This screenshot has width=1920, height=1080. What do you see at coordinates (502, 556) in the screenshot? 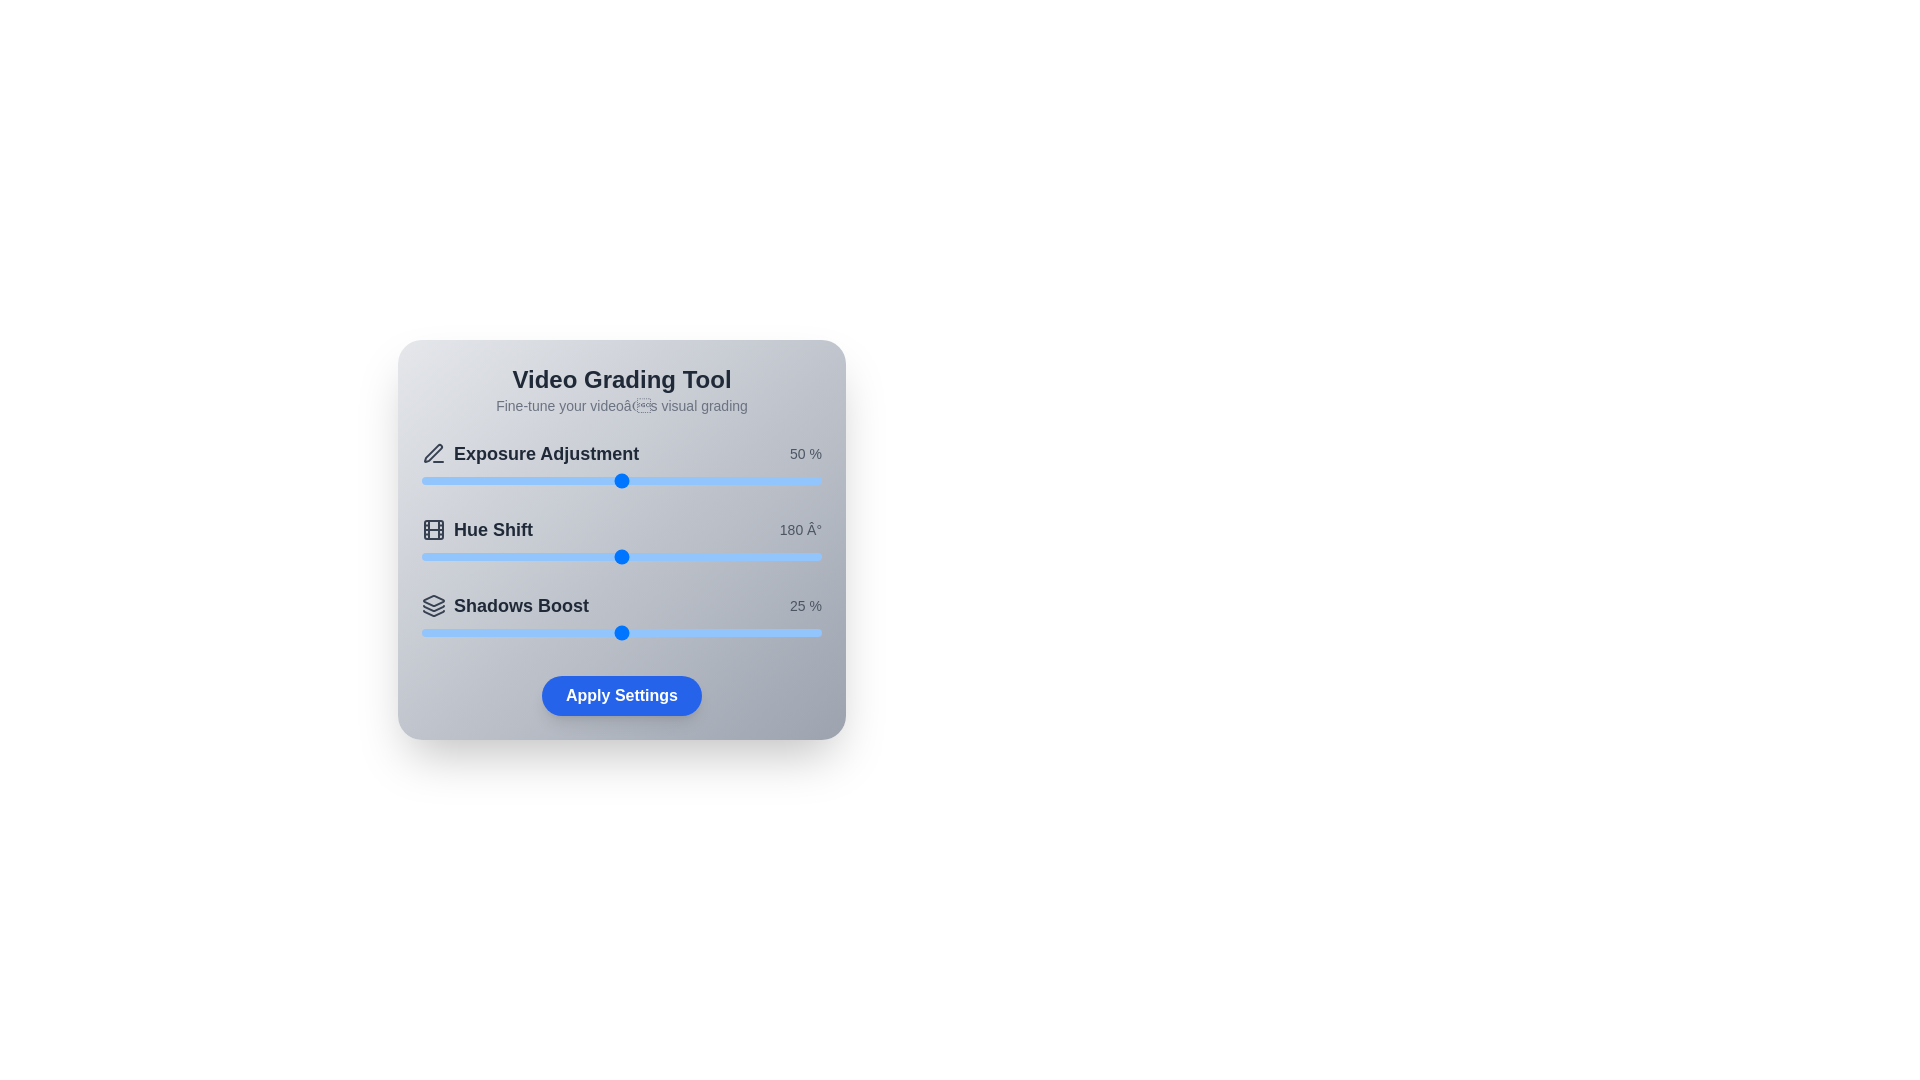
I see `the hue shift` at bounding box center [502, 556].